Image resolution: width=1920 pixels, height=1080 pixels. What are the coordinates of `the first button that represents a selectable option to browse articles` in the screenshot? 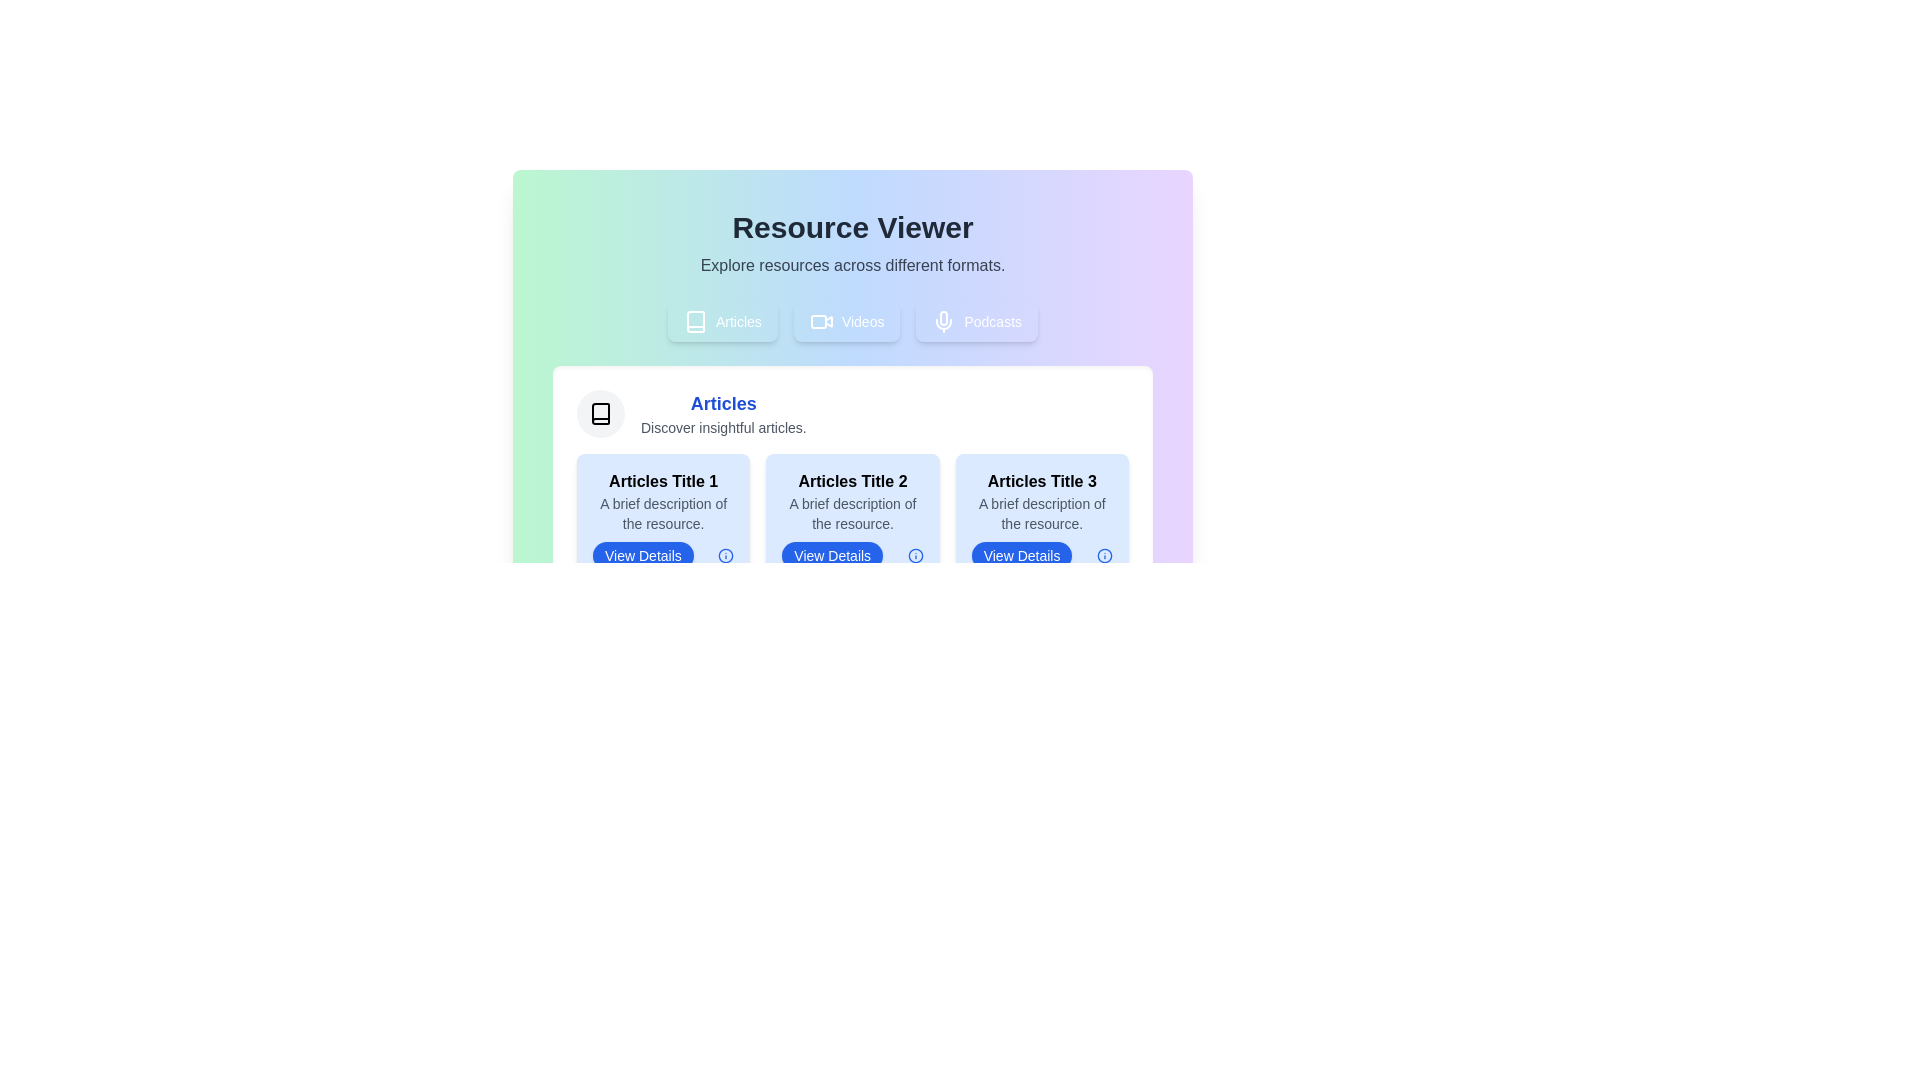 It's located at (721, 320).